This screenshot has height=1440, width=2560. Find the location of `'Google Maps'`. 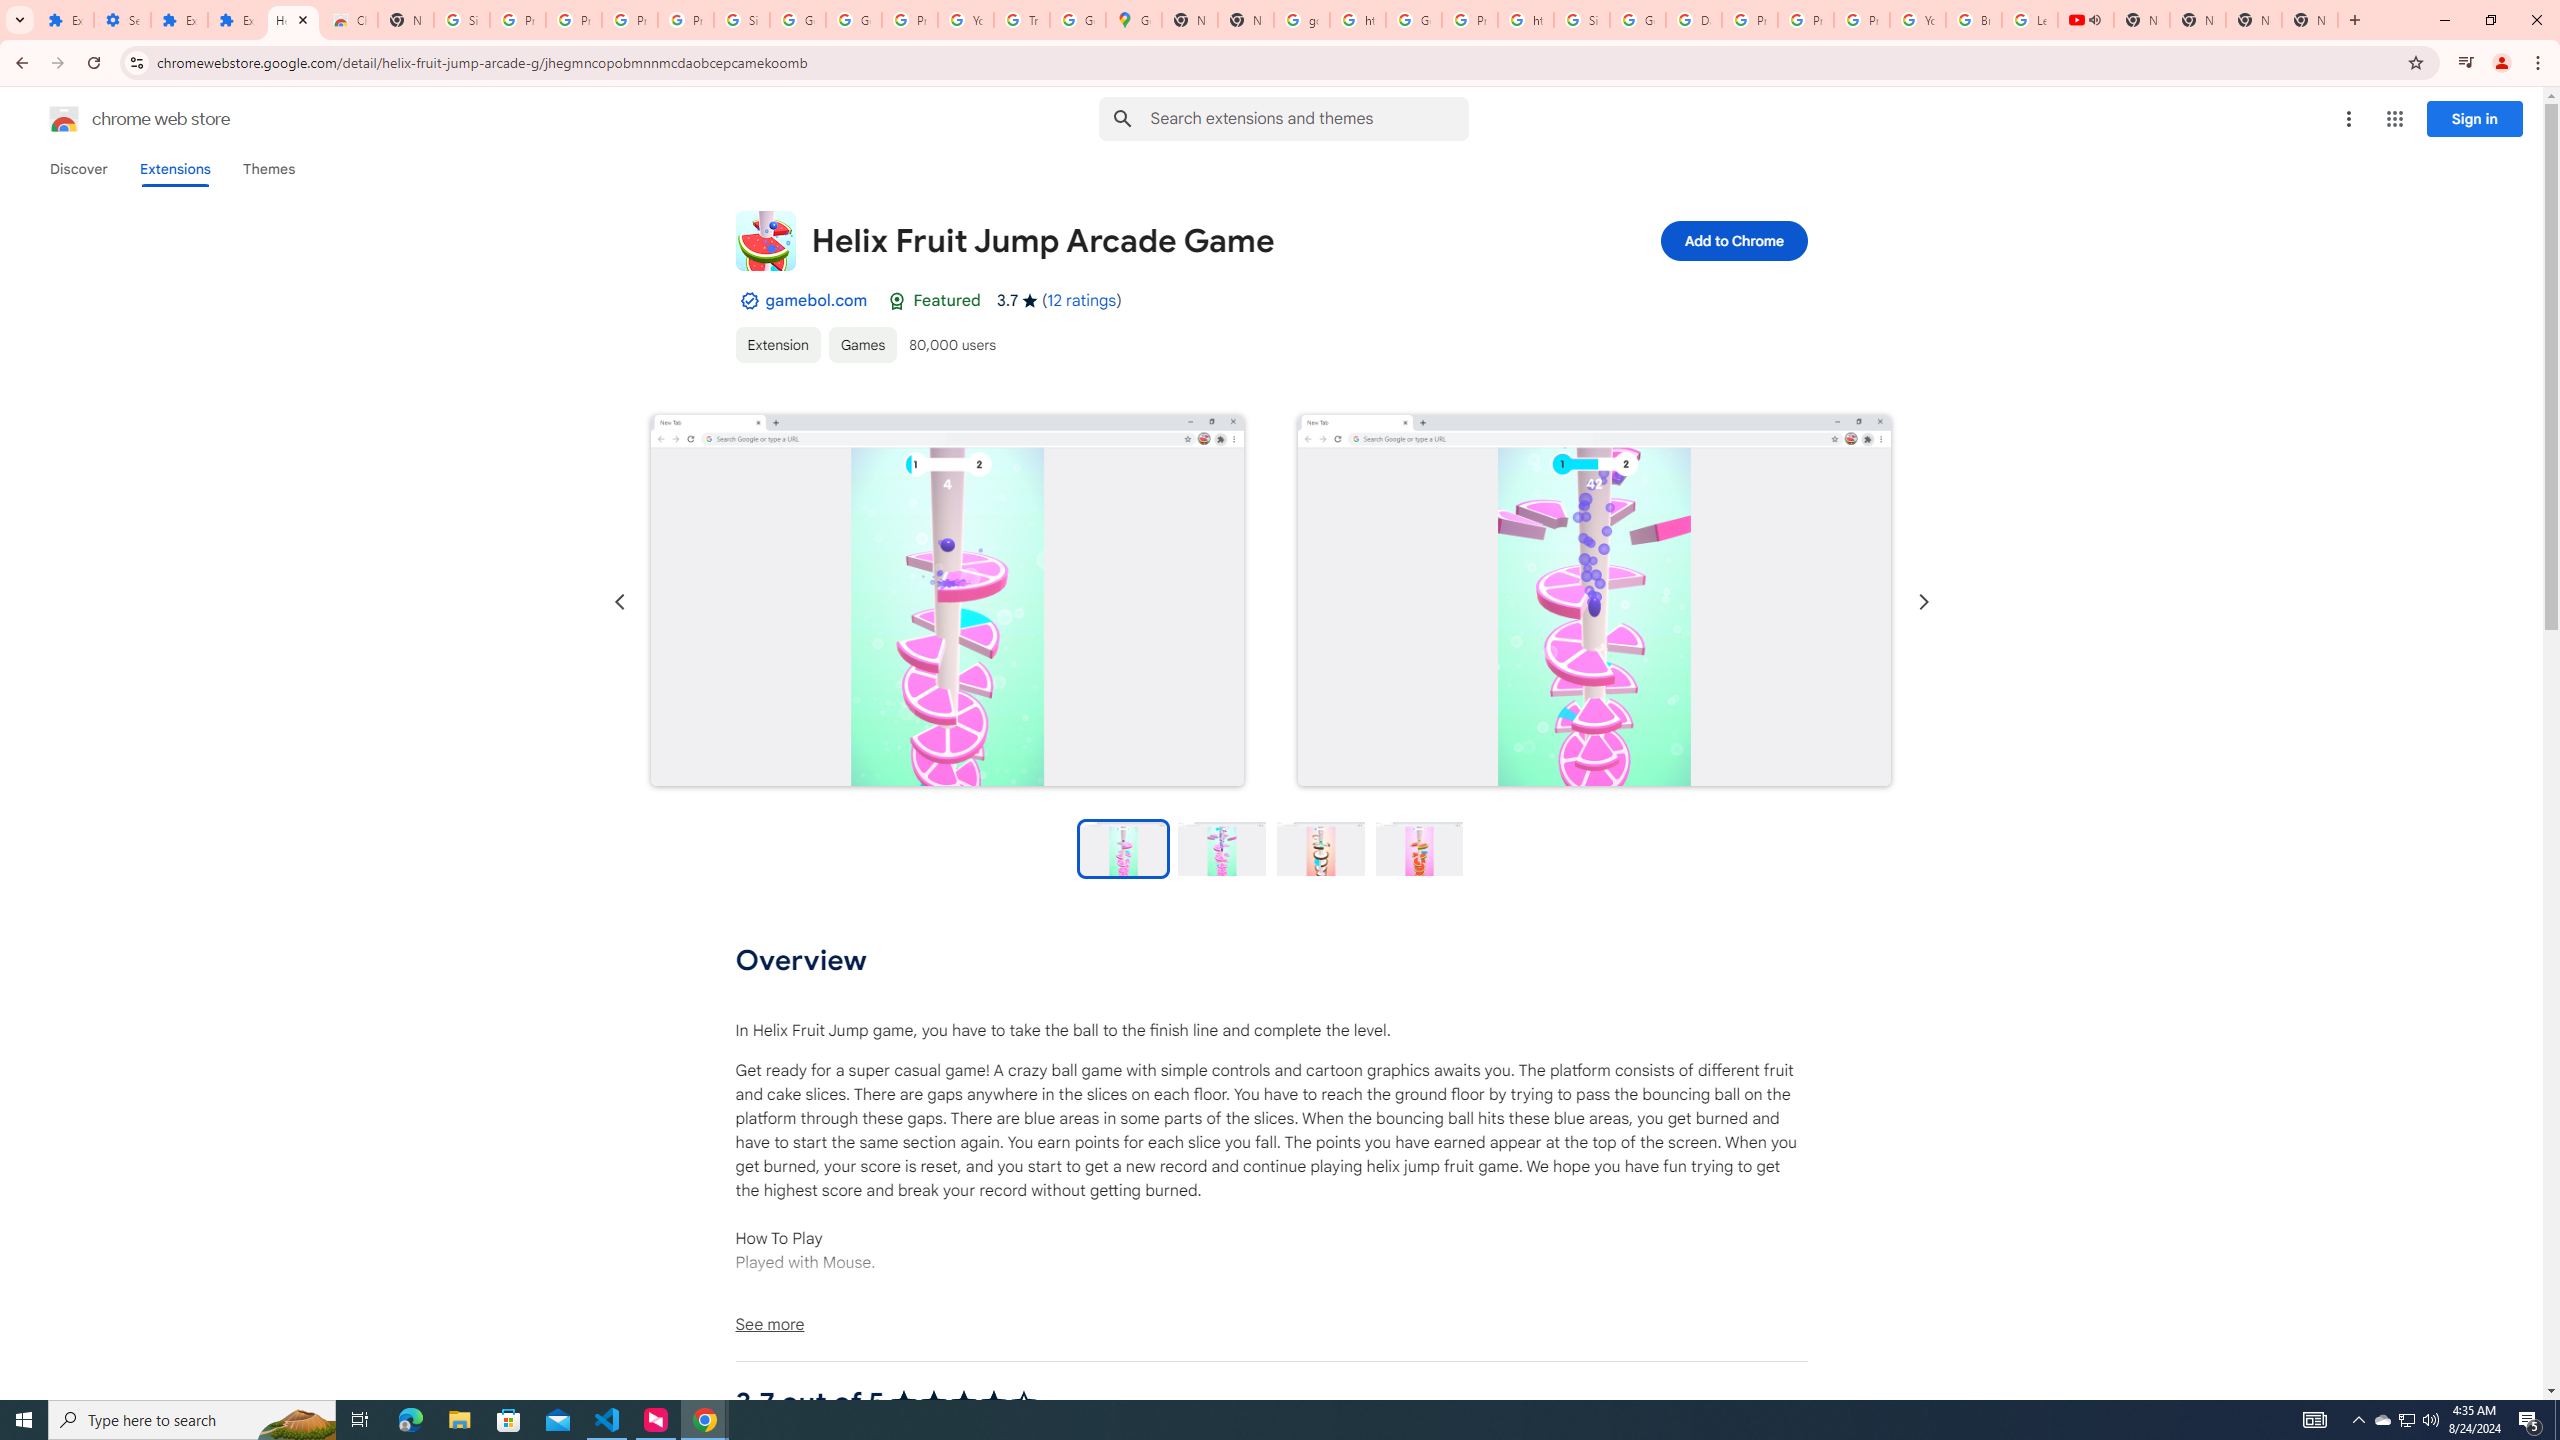

'Google Maps' is located at coordinates (1133, 19).